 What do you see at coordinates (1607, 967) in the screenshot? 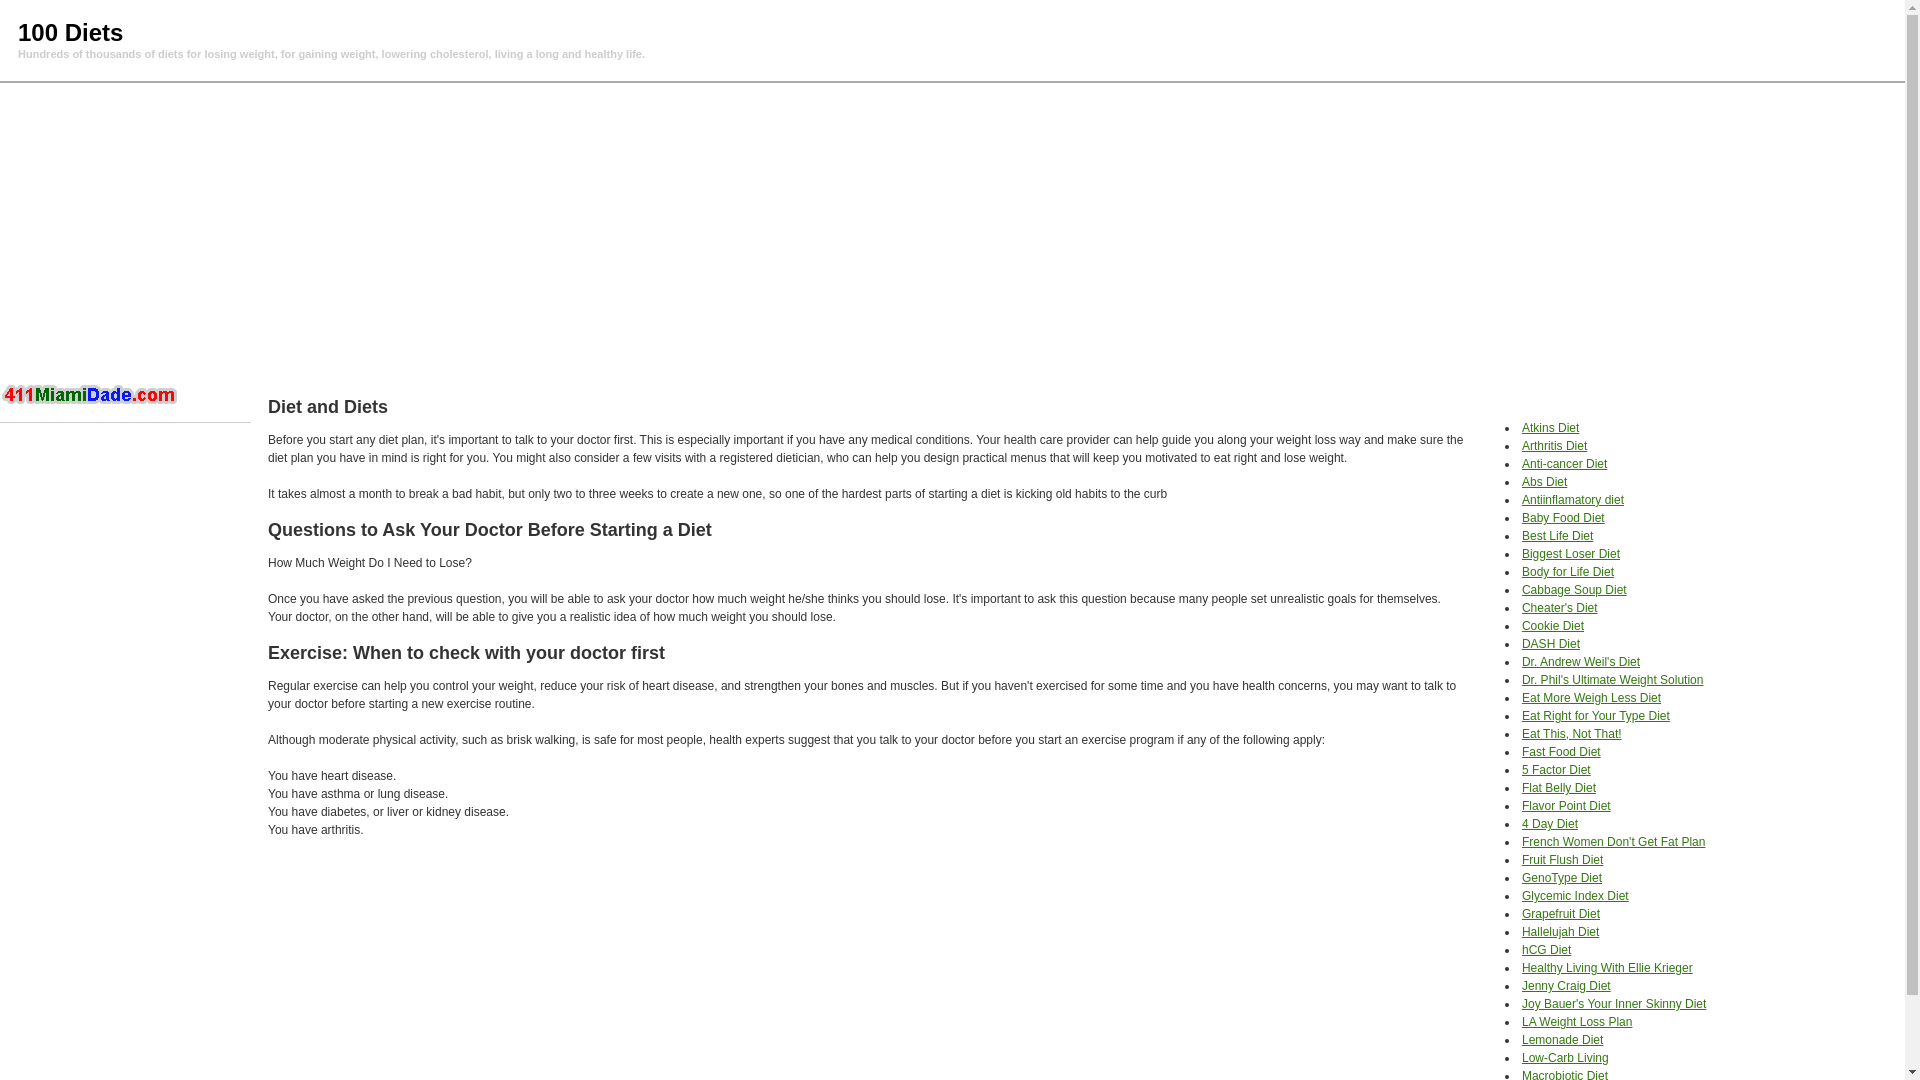
I see `'Healthy Living With Ellie Krieger'` at bounding box center [1607, 967].